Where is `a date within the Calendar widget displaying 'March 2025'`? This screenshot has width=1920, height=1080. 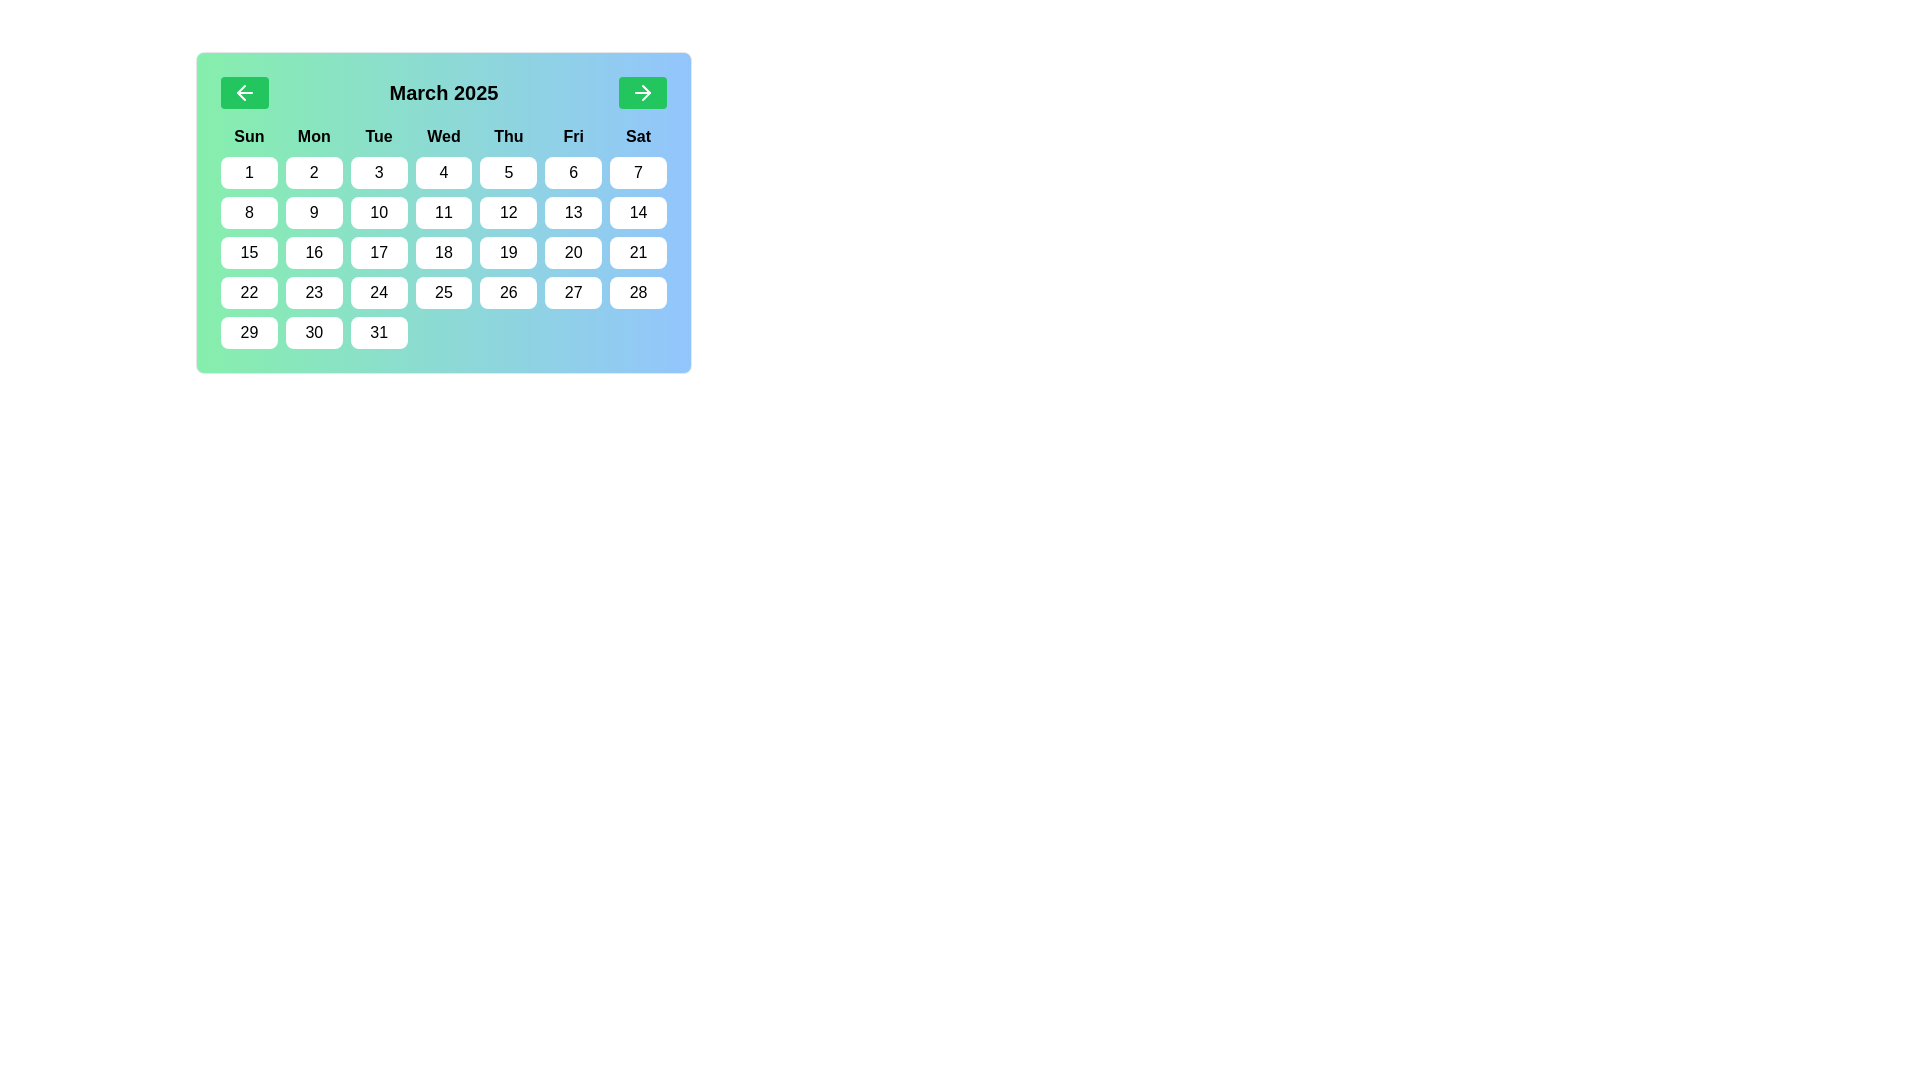
a date within the Calendar widget displaying 'March 2025' is located at coordinates (443, 219).